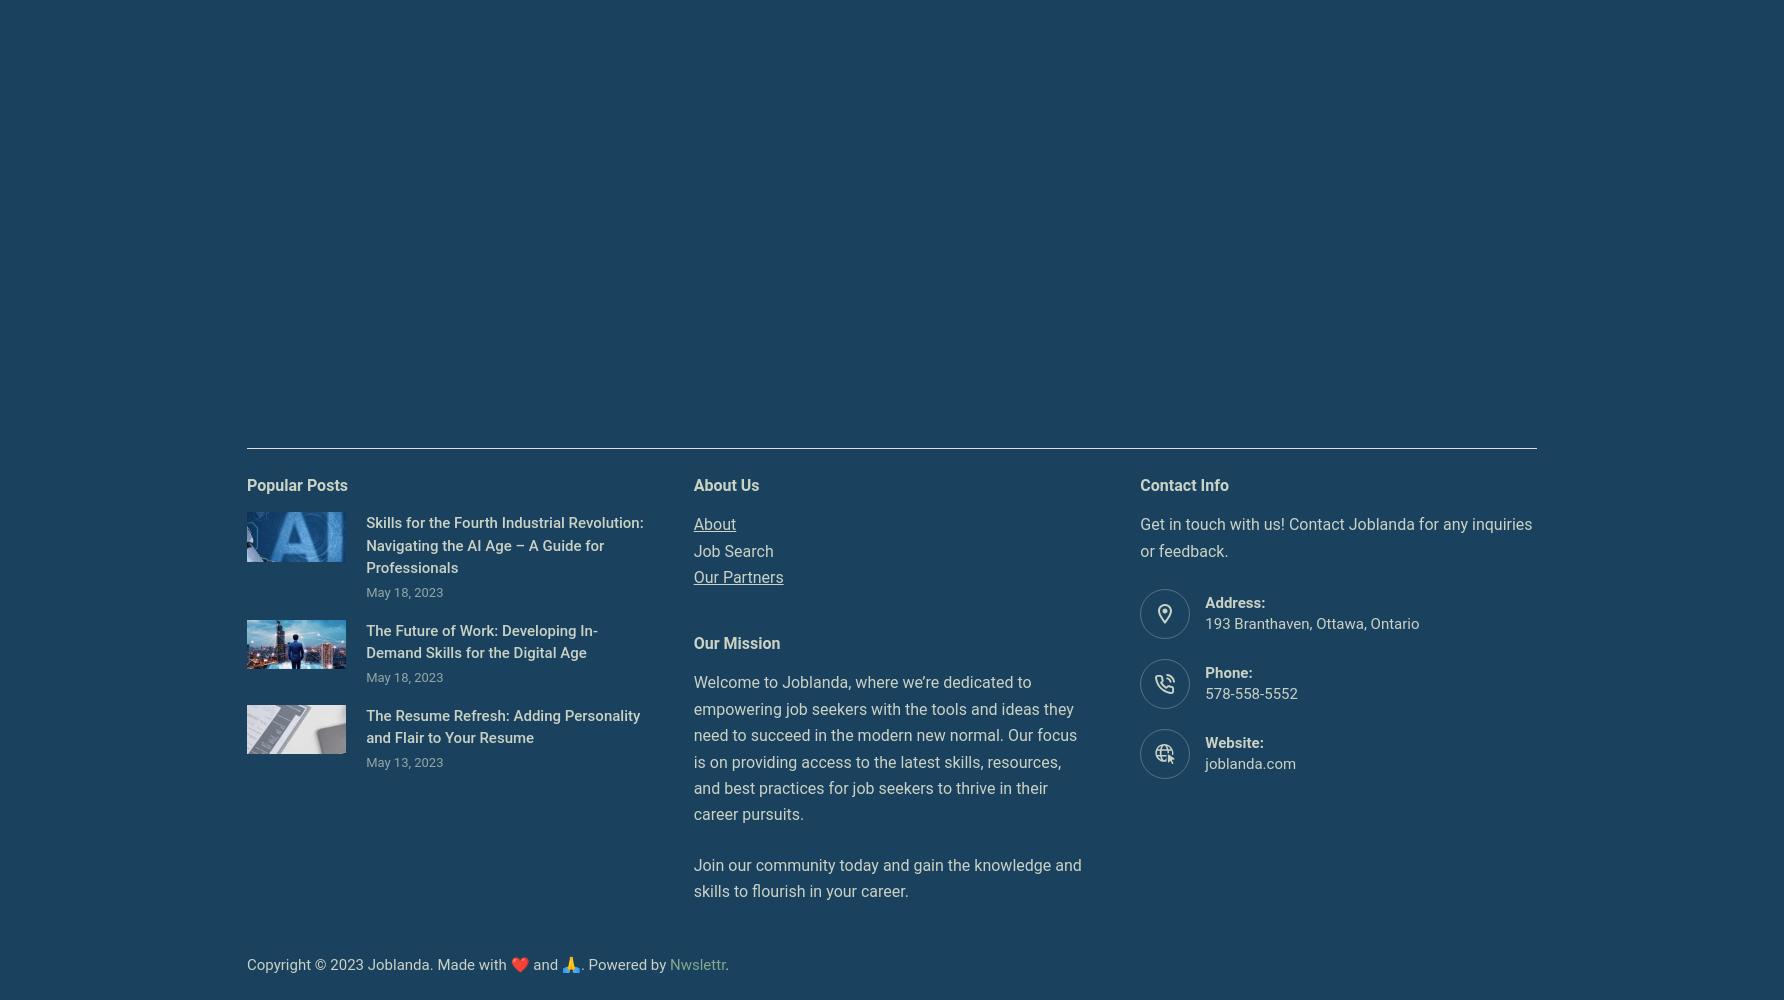  What do you see at coordinates (297, 483) in the screenshot?
I see `'Popular Posts'` at bounding box center [297, 483].